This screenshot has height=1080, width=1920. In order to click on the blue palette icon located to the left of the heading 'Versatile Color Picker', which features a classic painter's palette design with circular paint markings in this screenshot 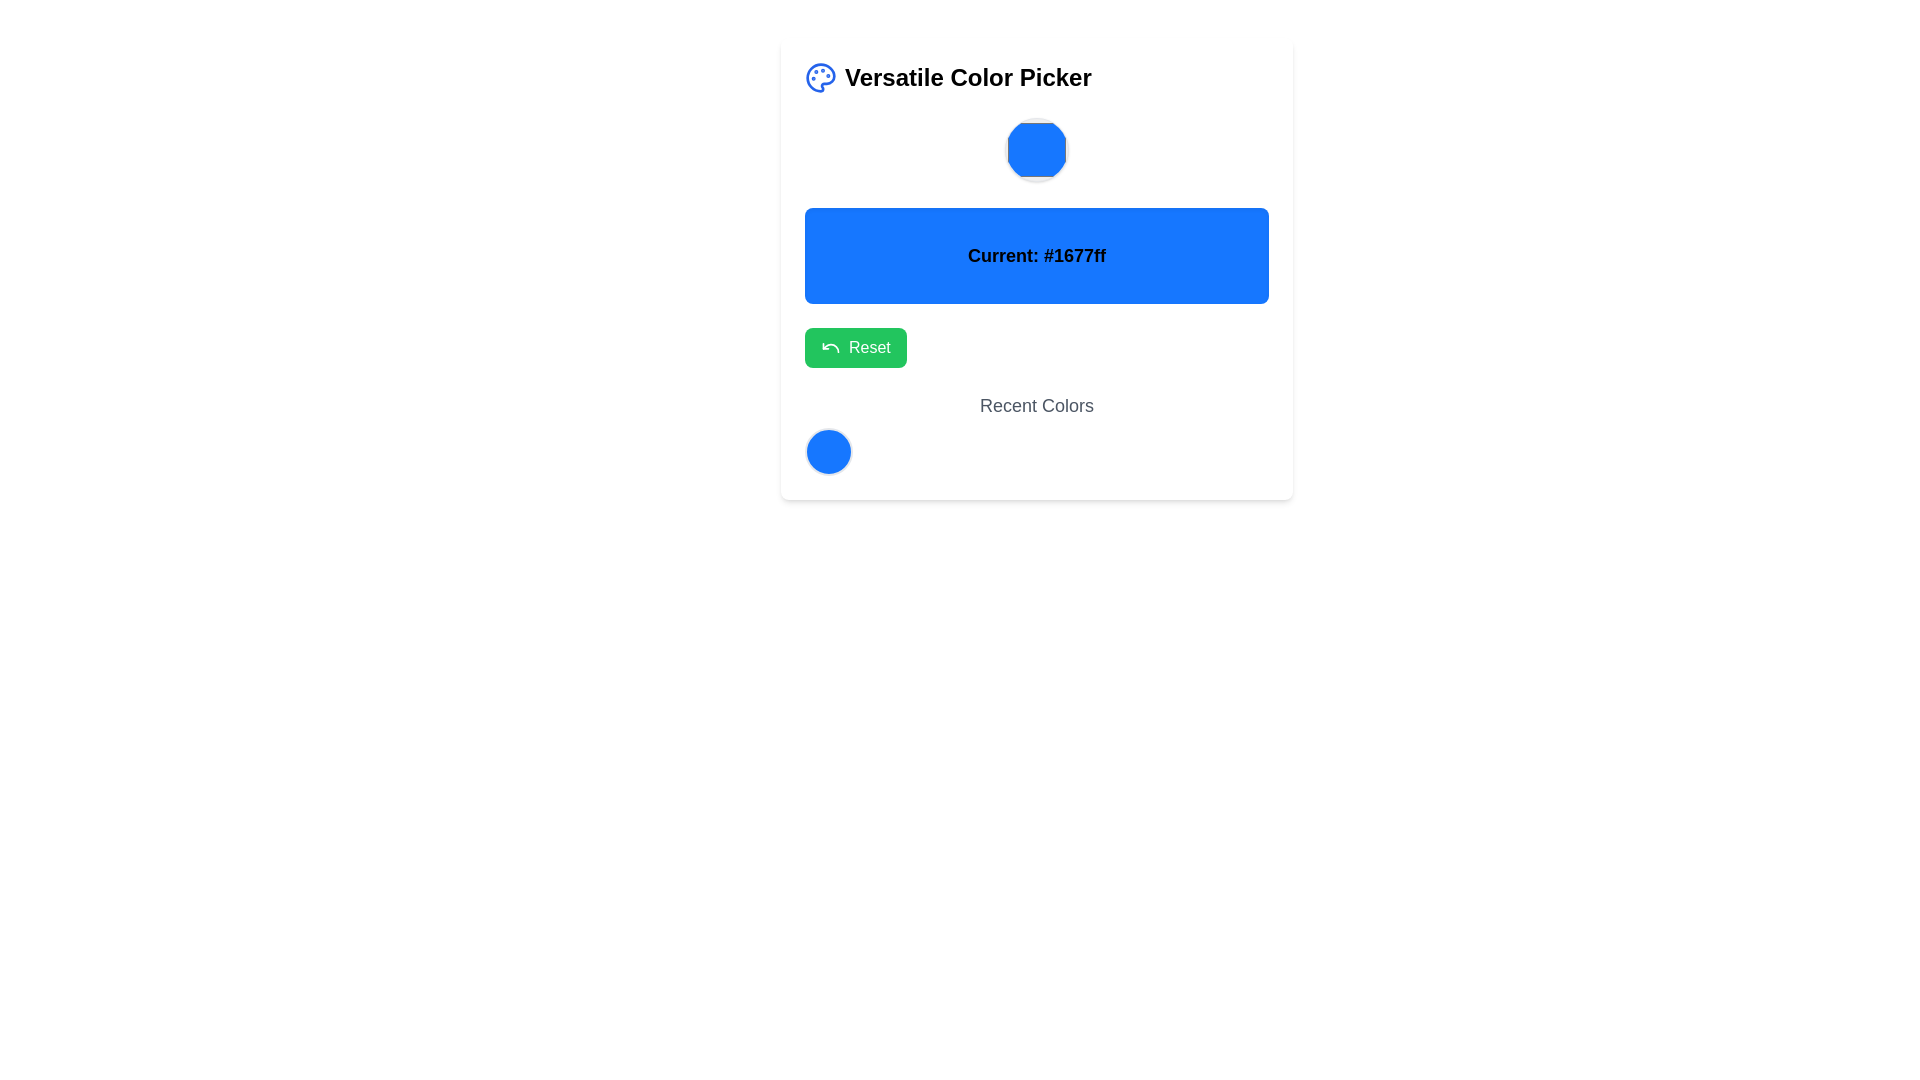, I will do `click(820, 76)`.